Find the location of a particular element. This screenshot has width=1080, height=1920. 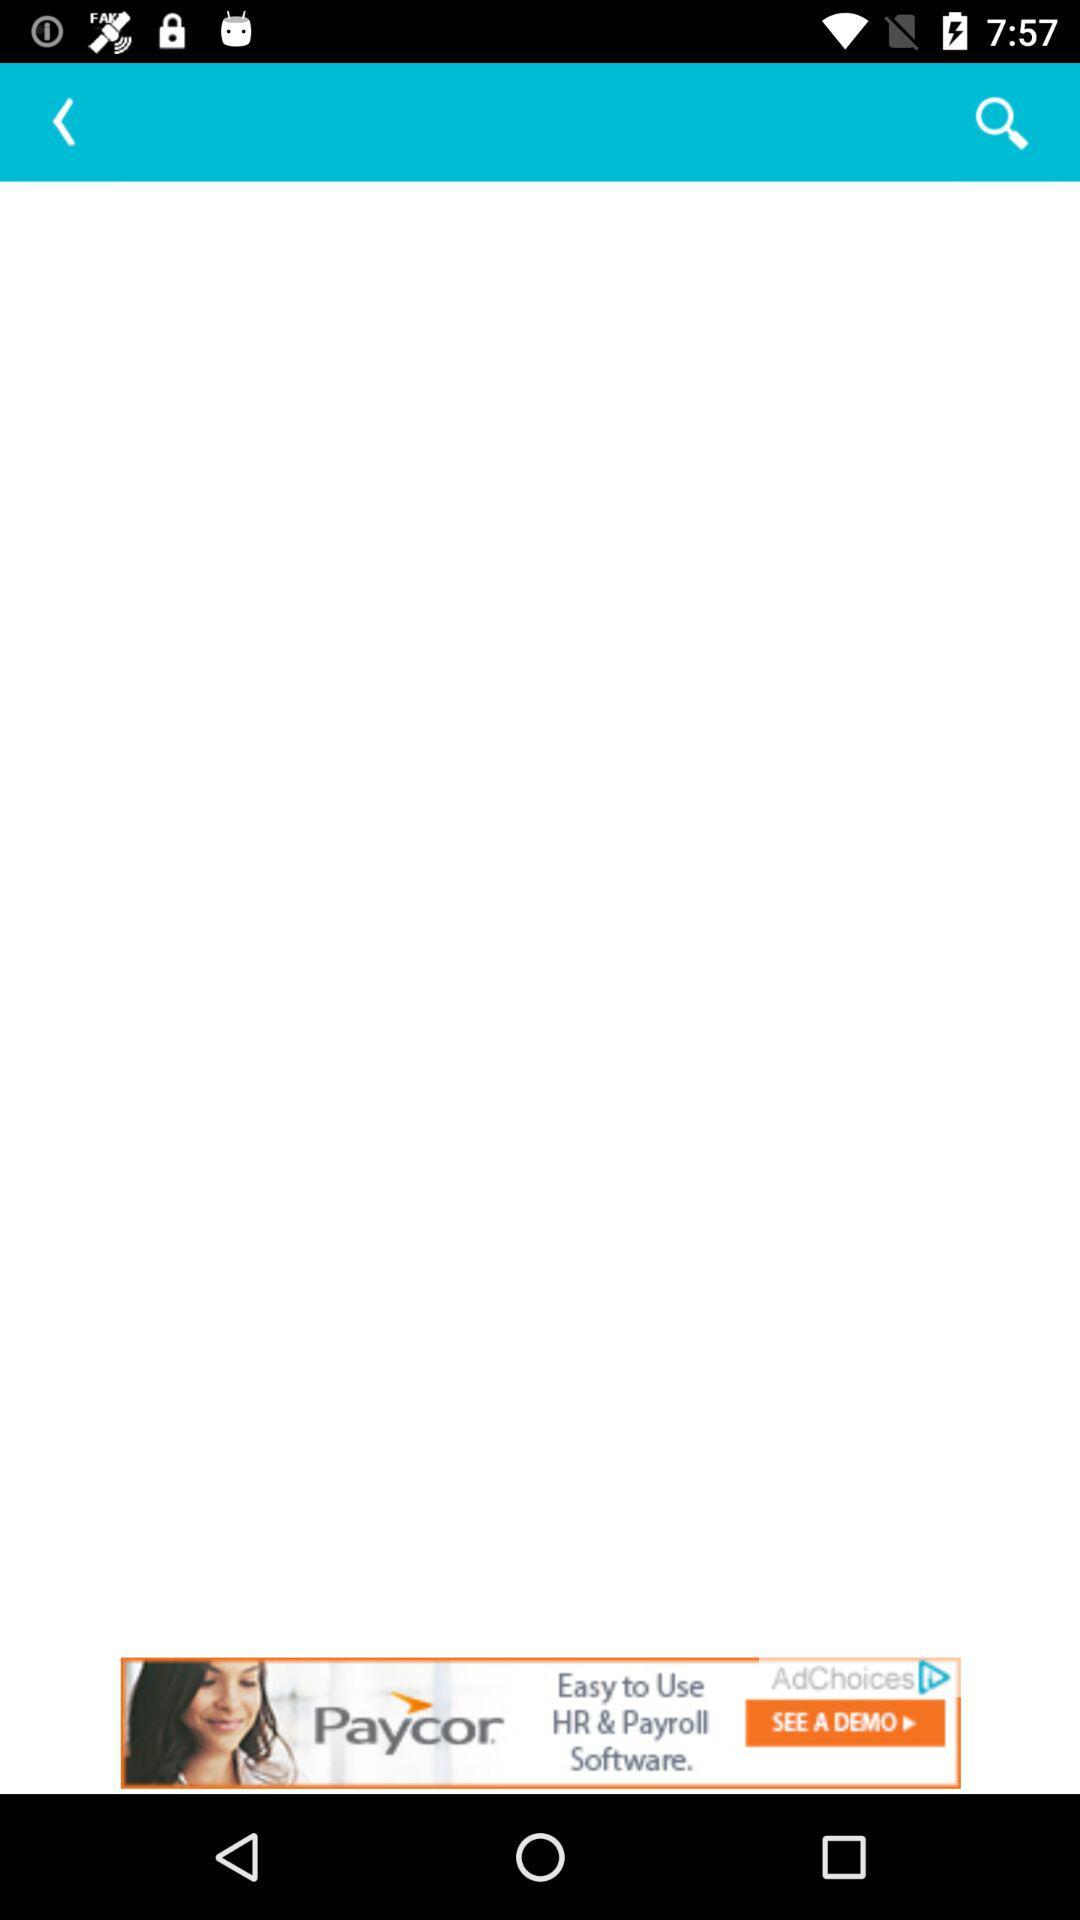

advertisement is located at coordinates (540, 1722).